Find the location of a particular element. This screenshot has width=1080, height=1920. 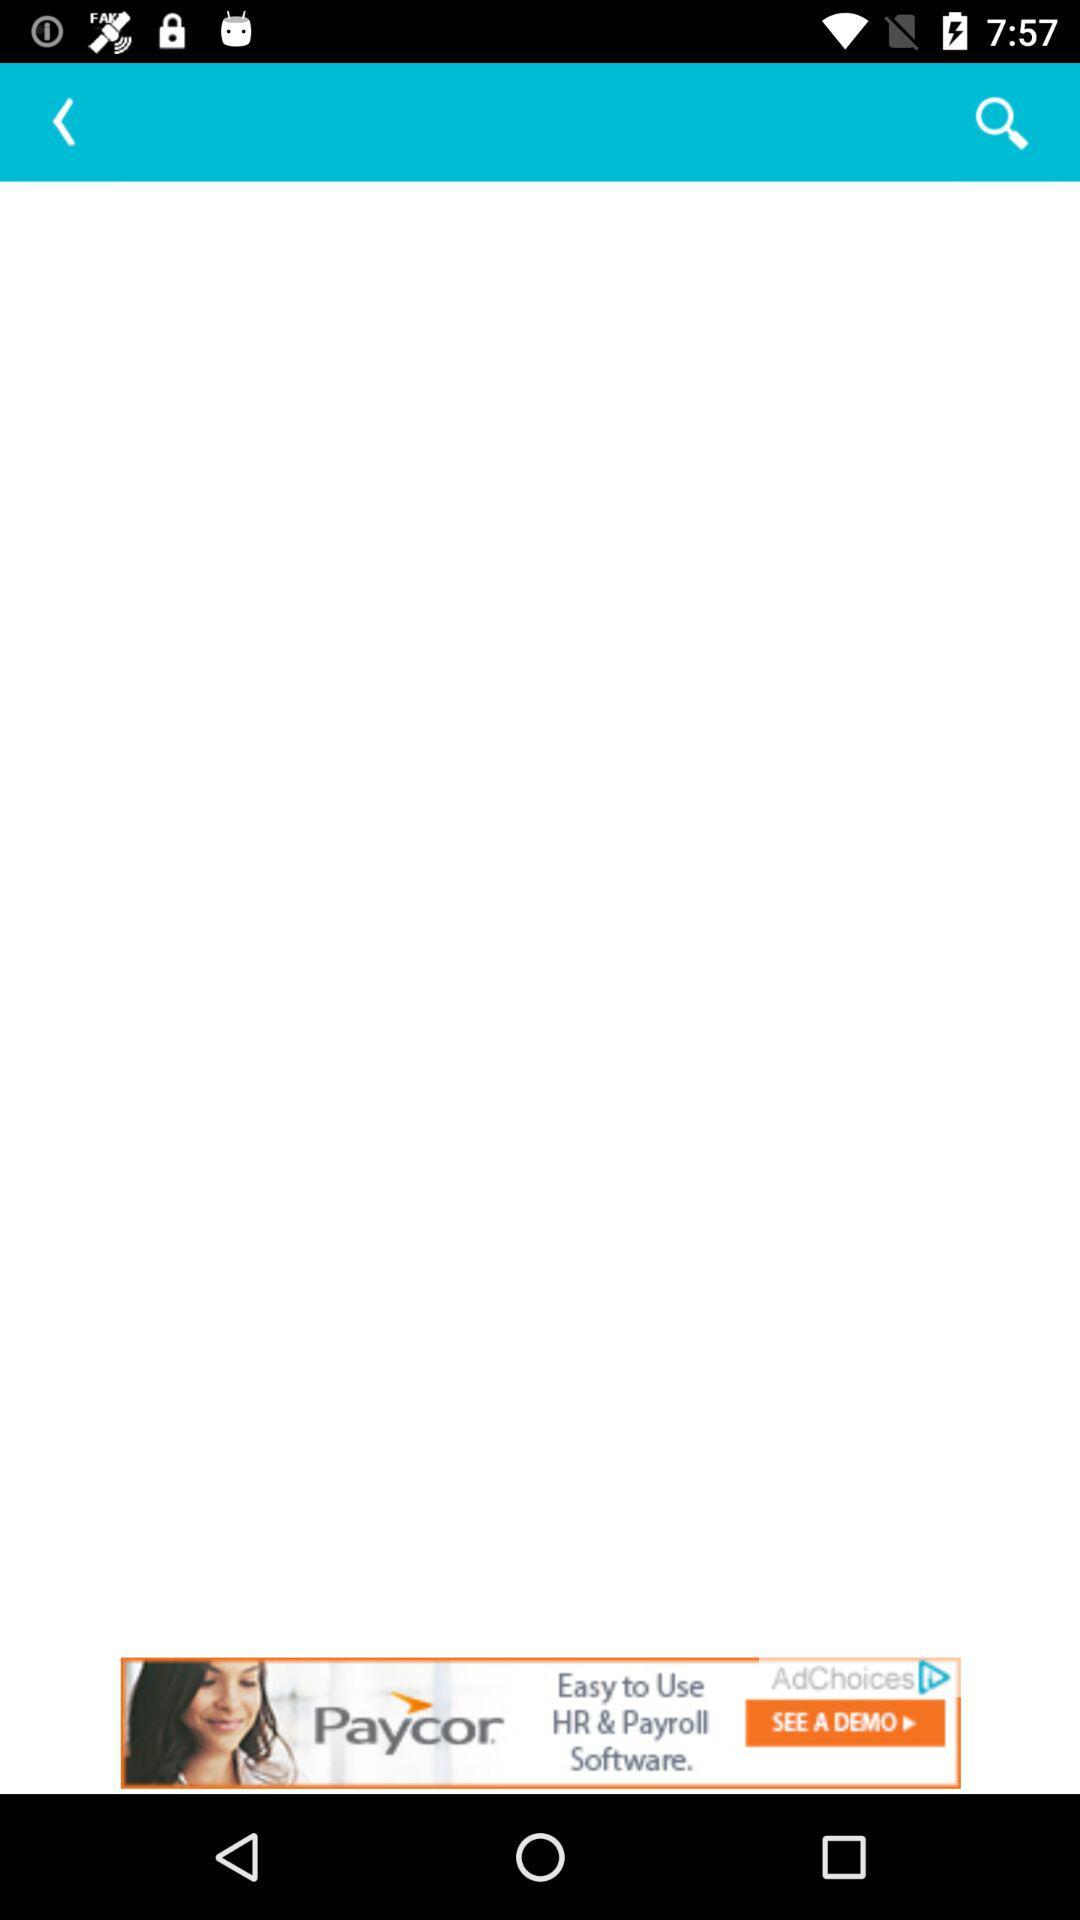

advertisement is located at coordinates (540, 1722).